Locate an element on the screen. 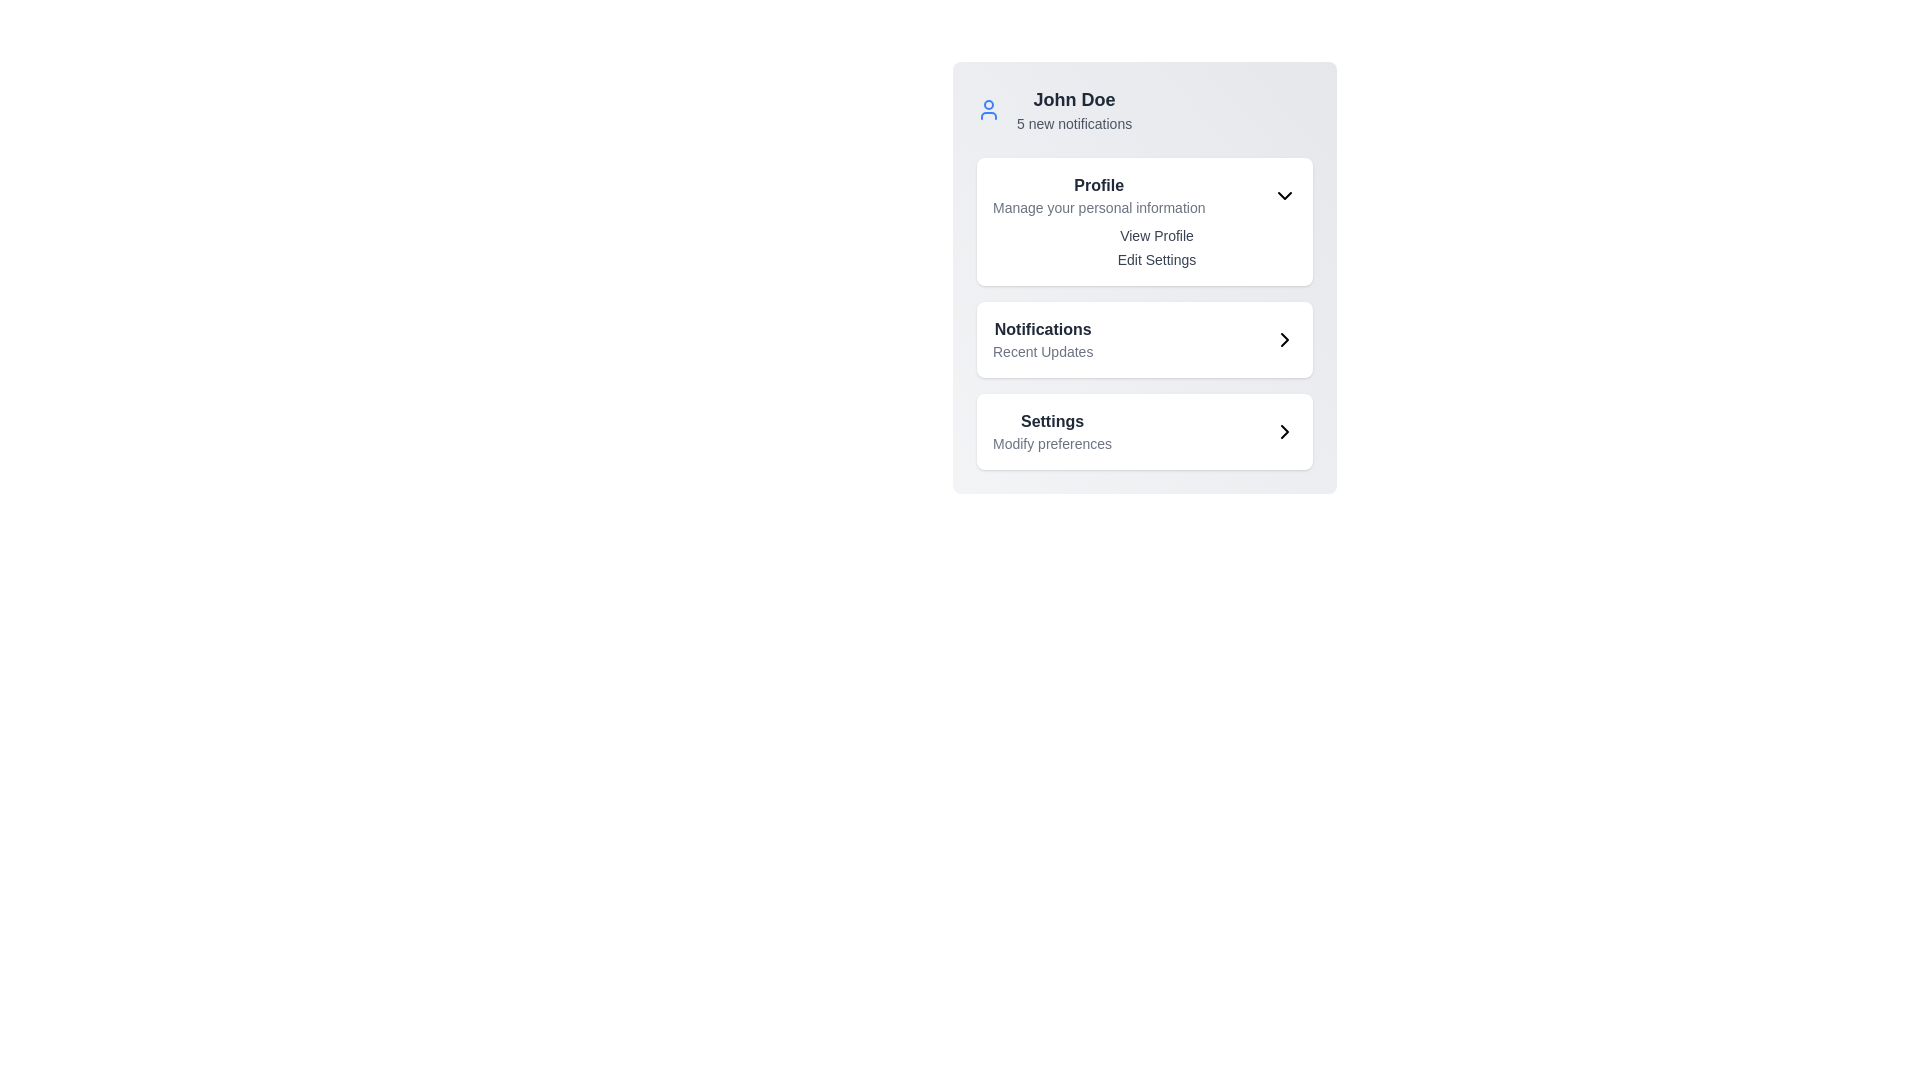  the text label reading 'Notifications', which is styled in bold dark gray and positioned at the top of its section above 'Recent Updates' is located at coordinates (1042, 329).